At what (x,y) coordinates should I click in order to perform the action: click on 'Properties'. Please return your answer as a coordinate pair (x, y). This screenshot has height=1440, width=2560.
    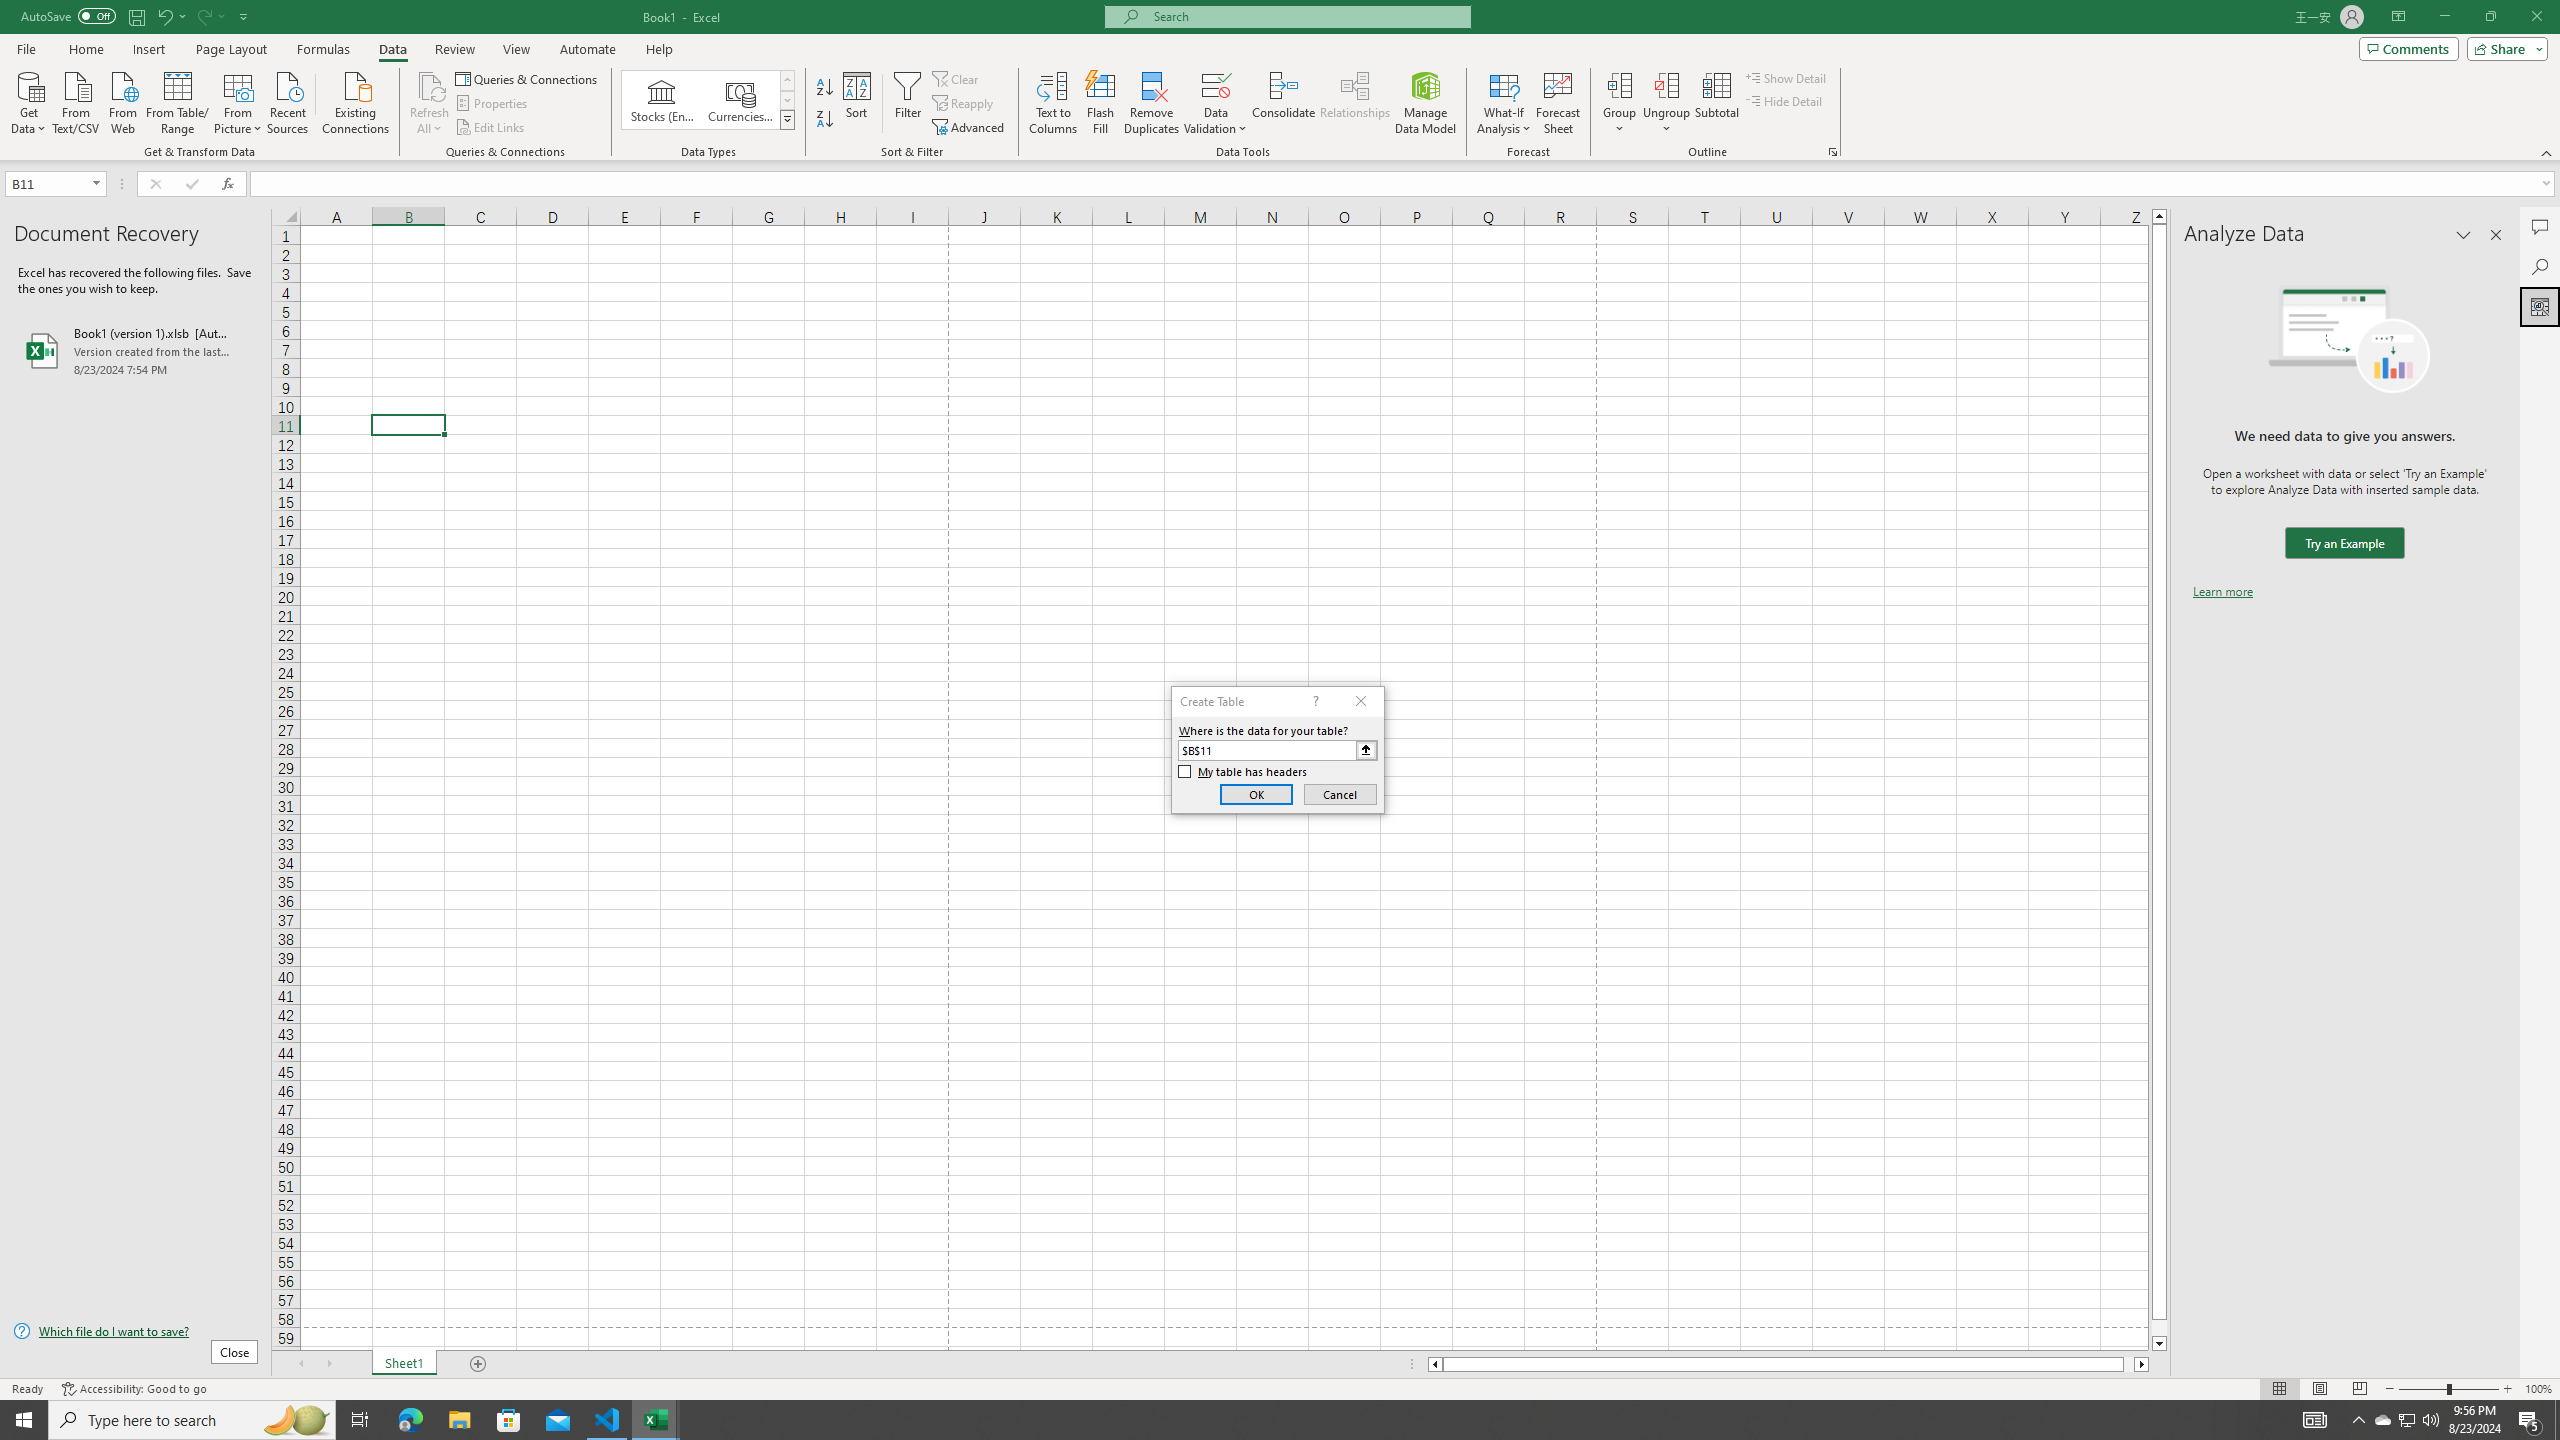
    Looking at the image, I should click on (493, 103).